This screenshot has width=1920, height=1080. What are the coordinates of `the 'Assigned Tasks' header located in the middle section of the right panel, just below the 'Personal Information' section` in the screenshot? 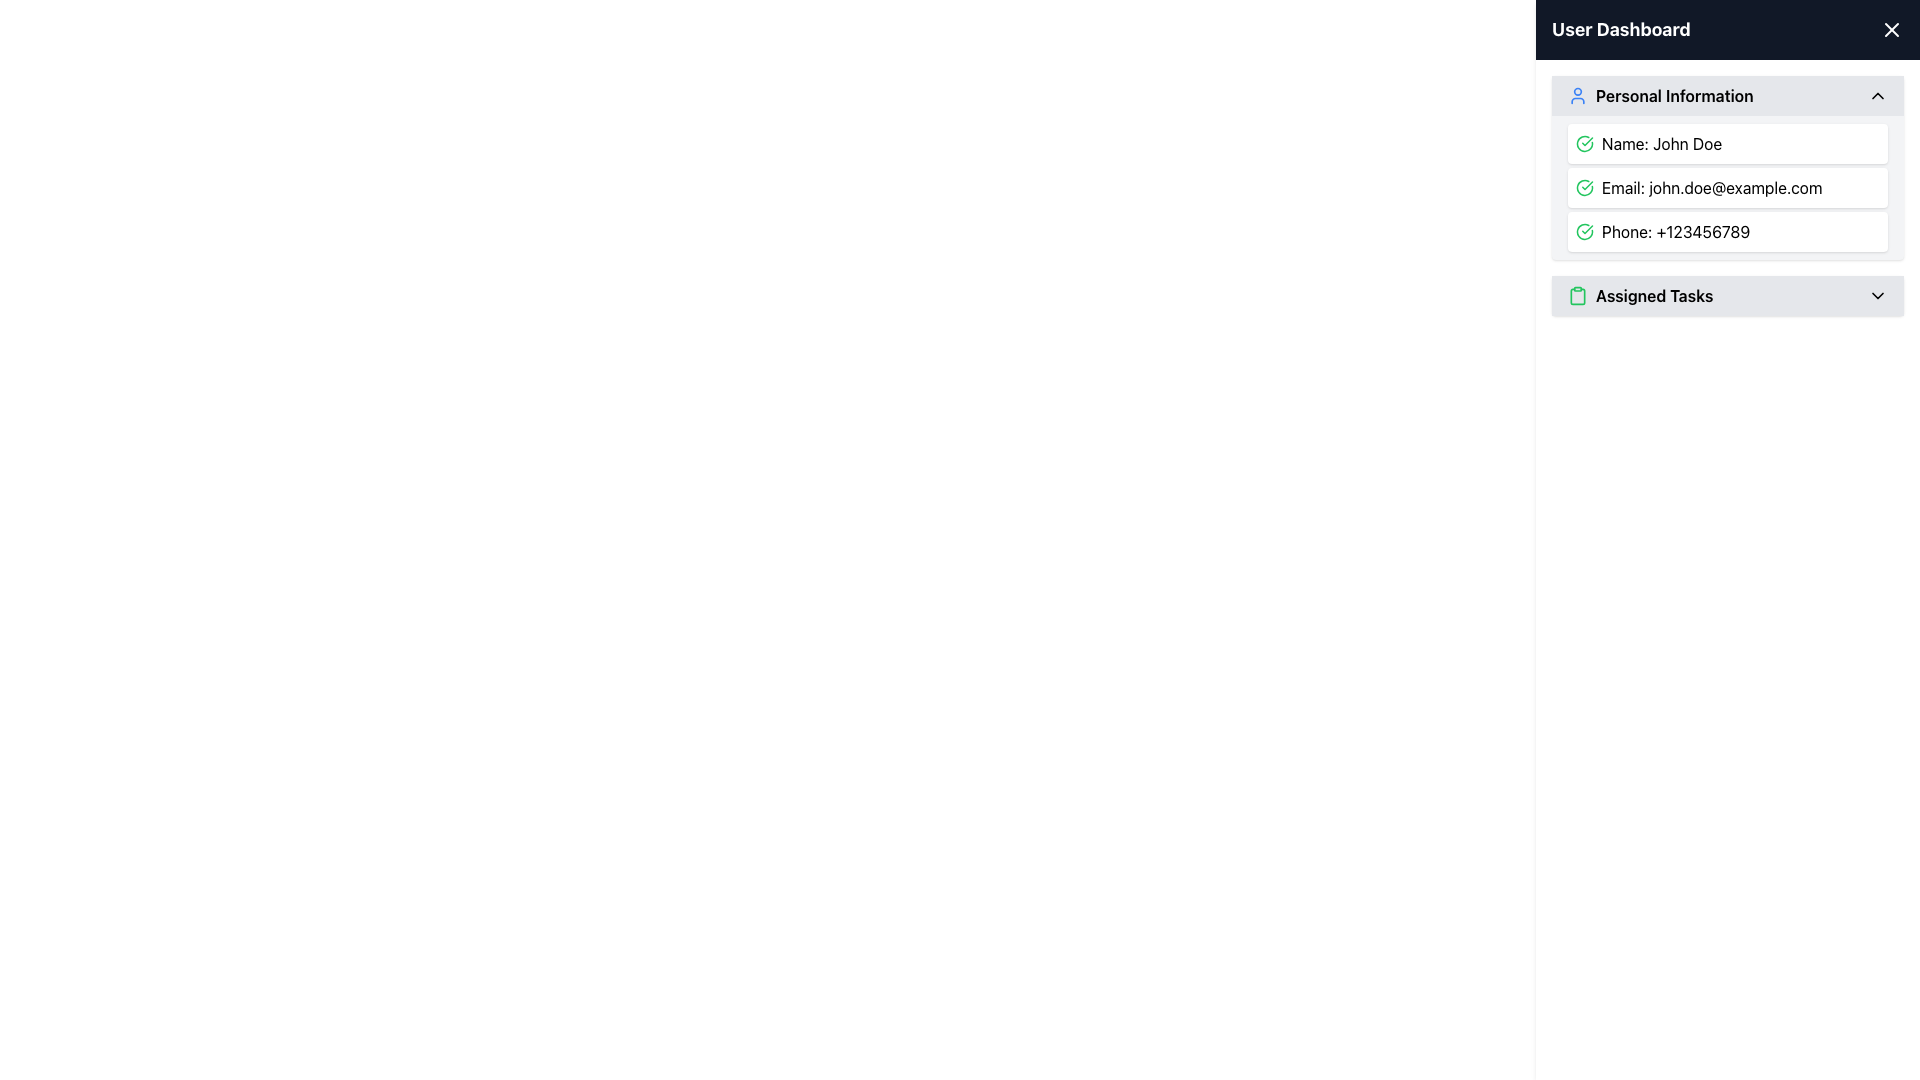 It's located at (1640, 296).